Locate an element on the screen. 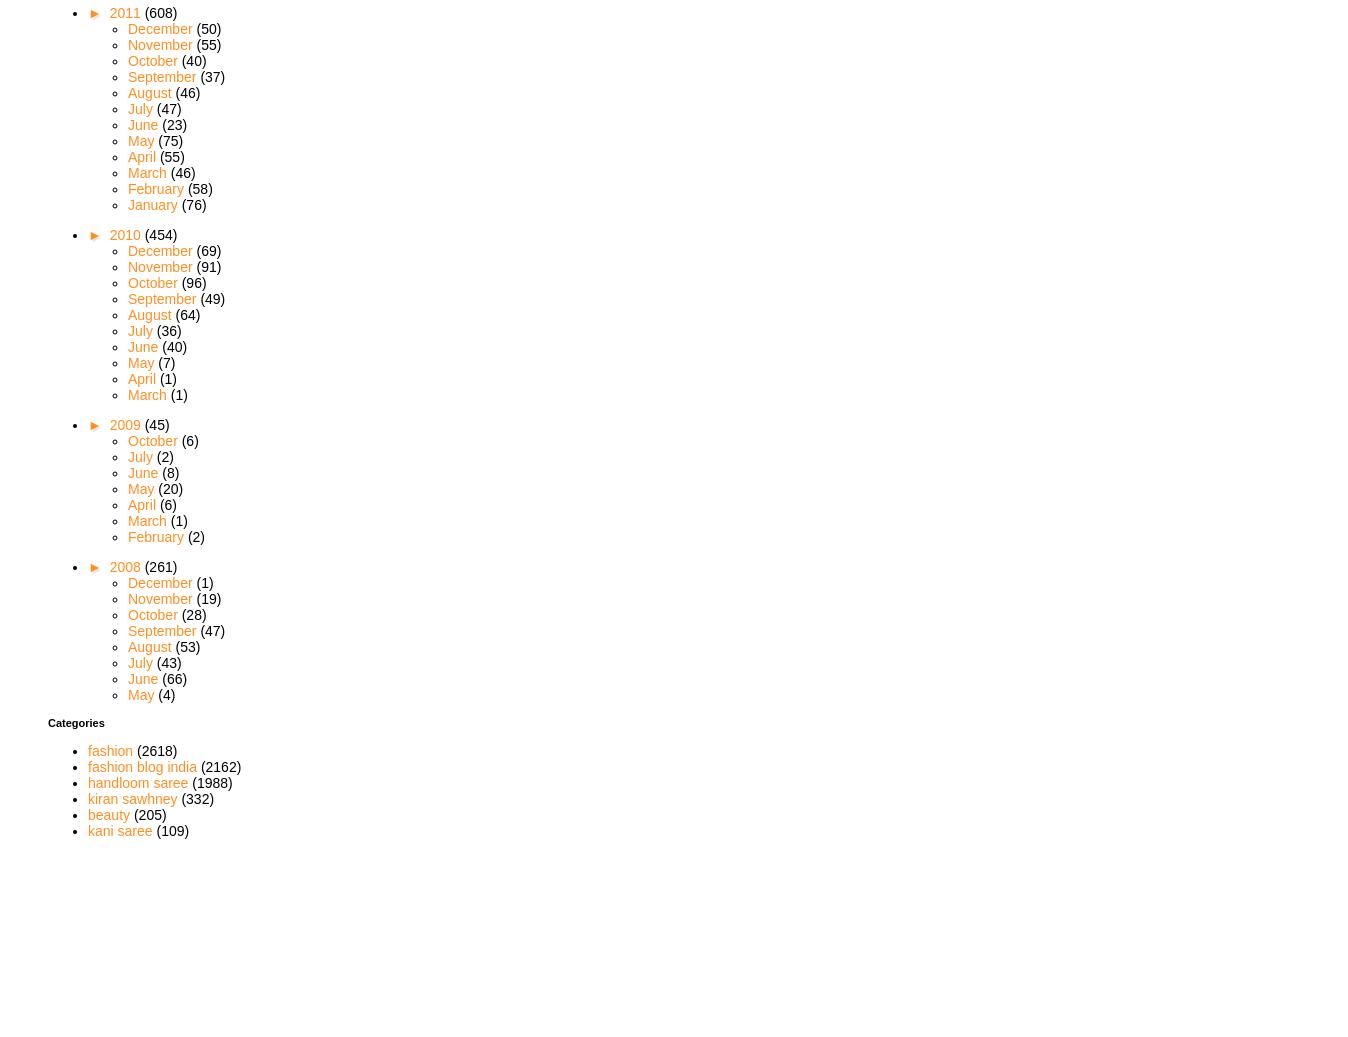  '(454)' is located at coordinates (159, 233).